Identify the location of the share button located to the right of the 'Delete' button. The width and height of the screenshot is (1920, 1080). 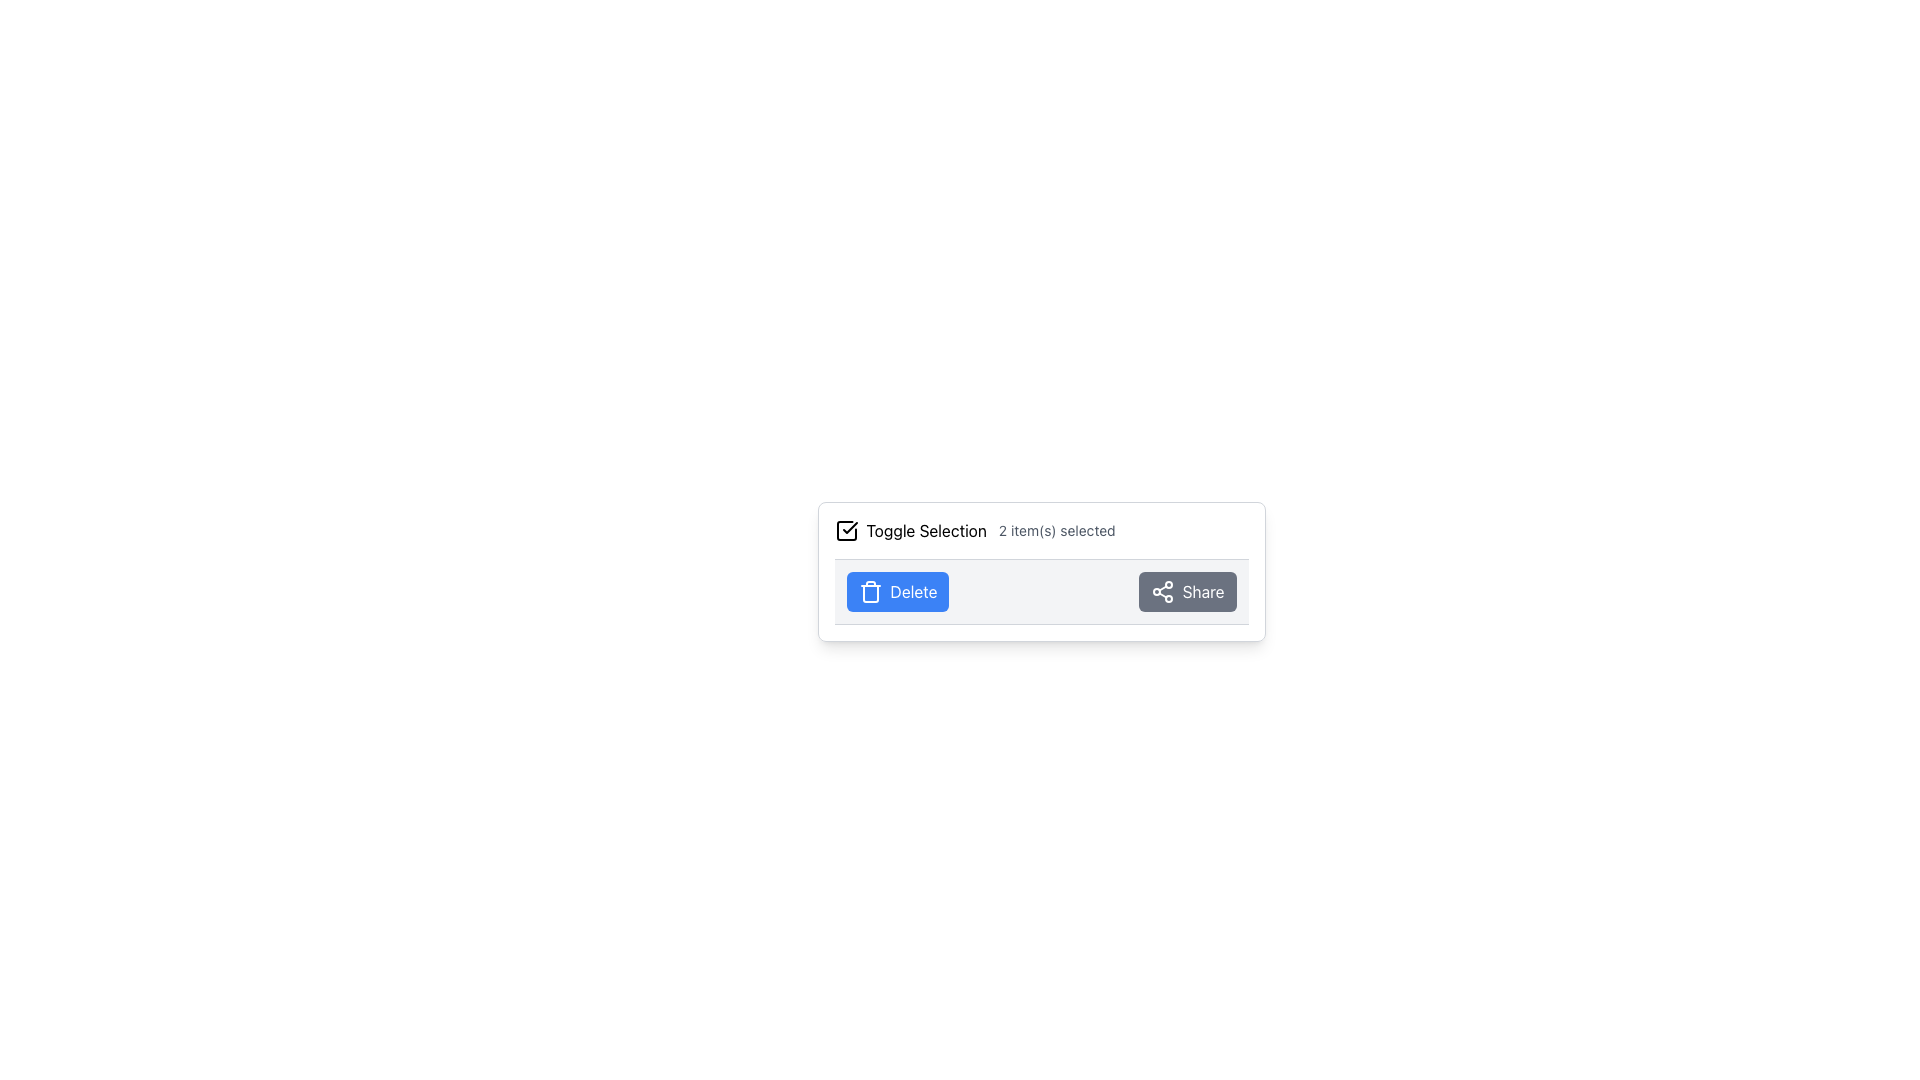
(1187, 590).